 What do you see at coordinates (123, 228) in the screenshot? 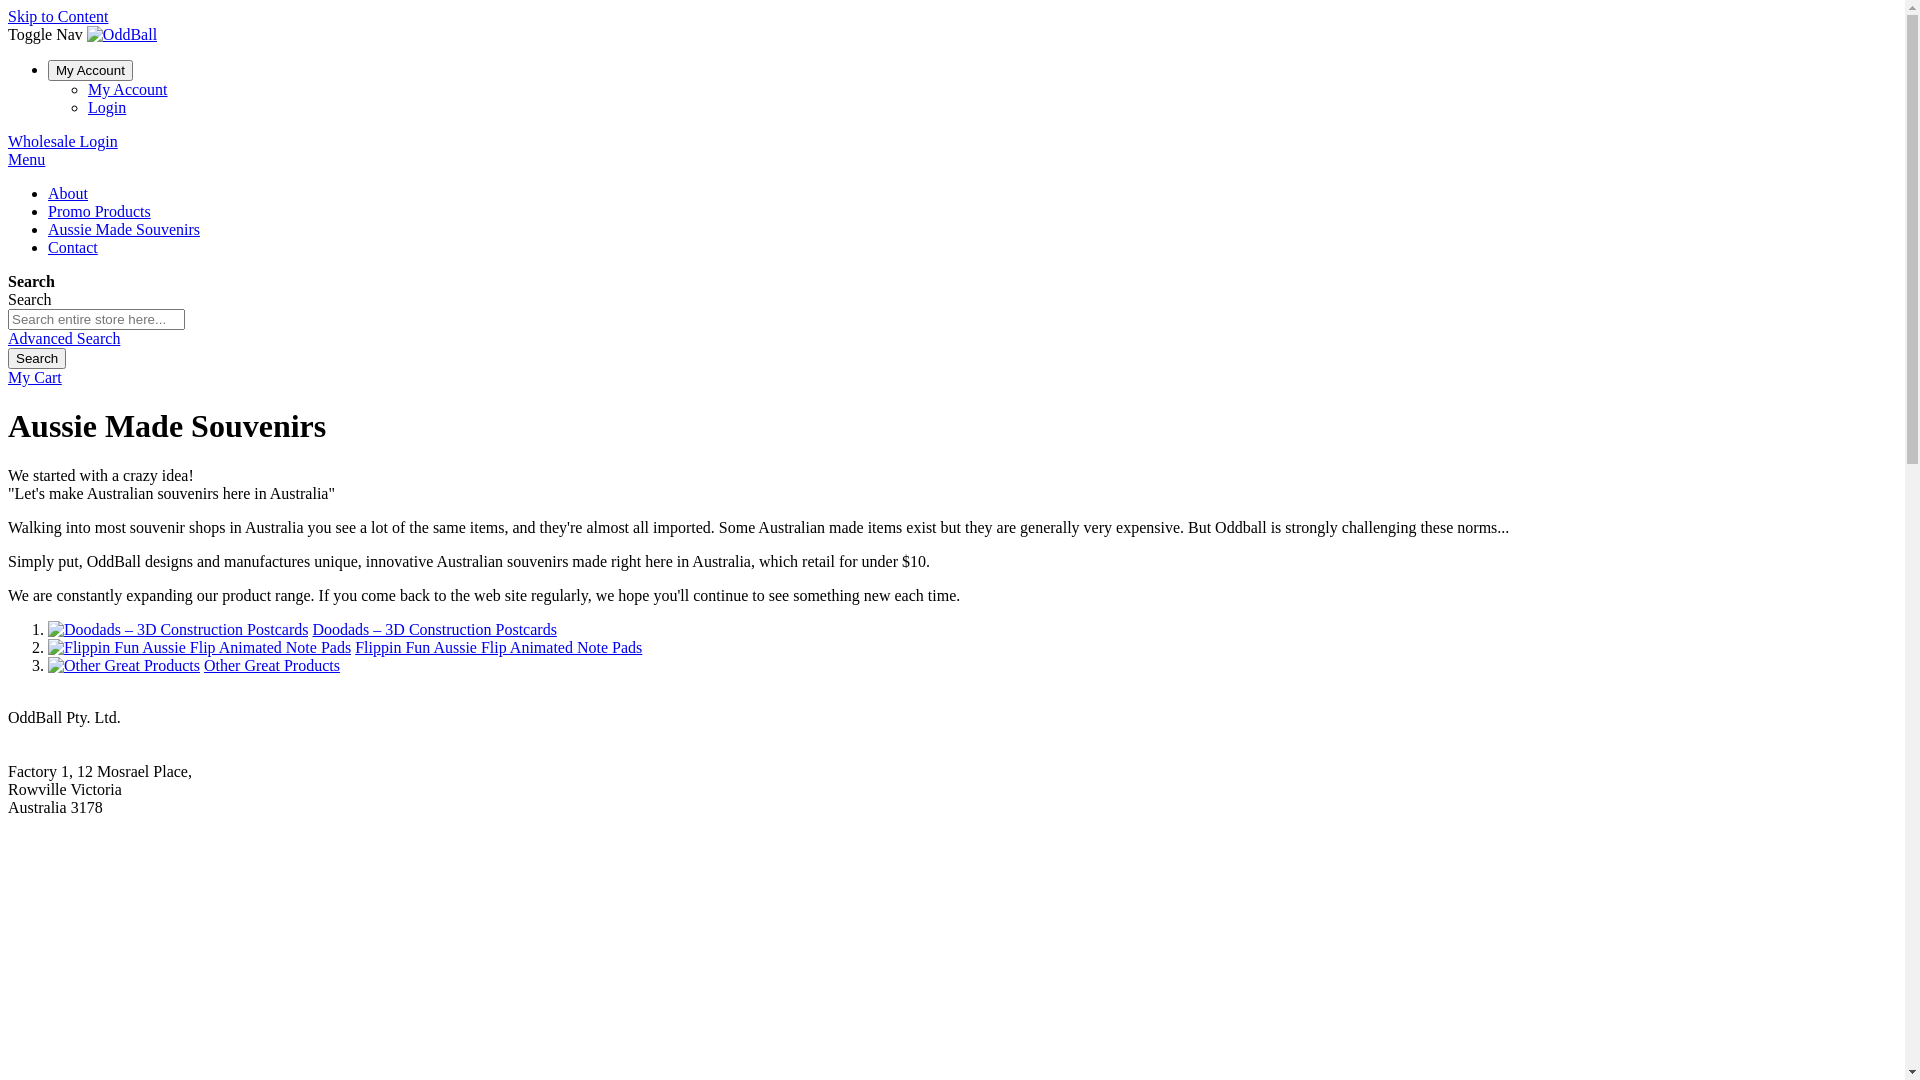
I see `'Aussie Made Souvenirs'` at bounding box center [123, 228].